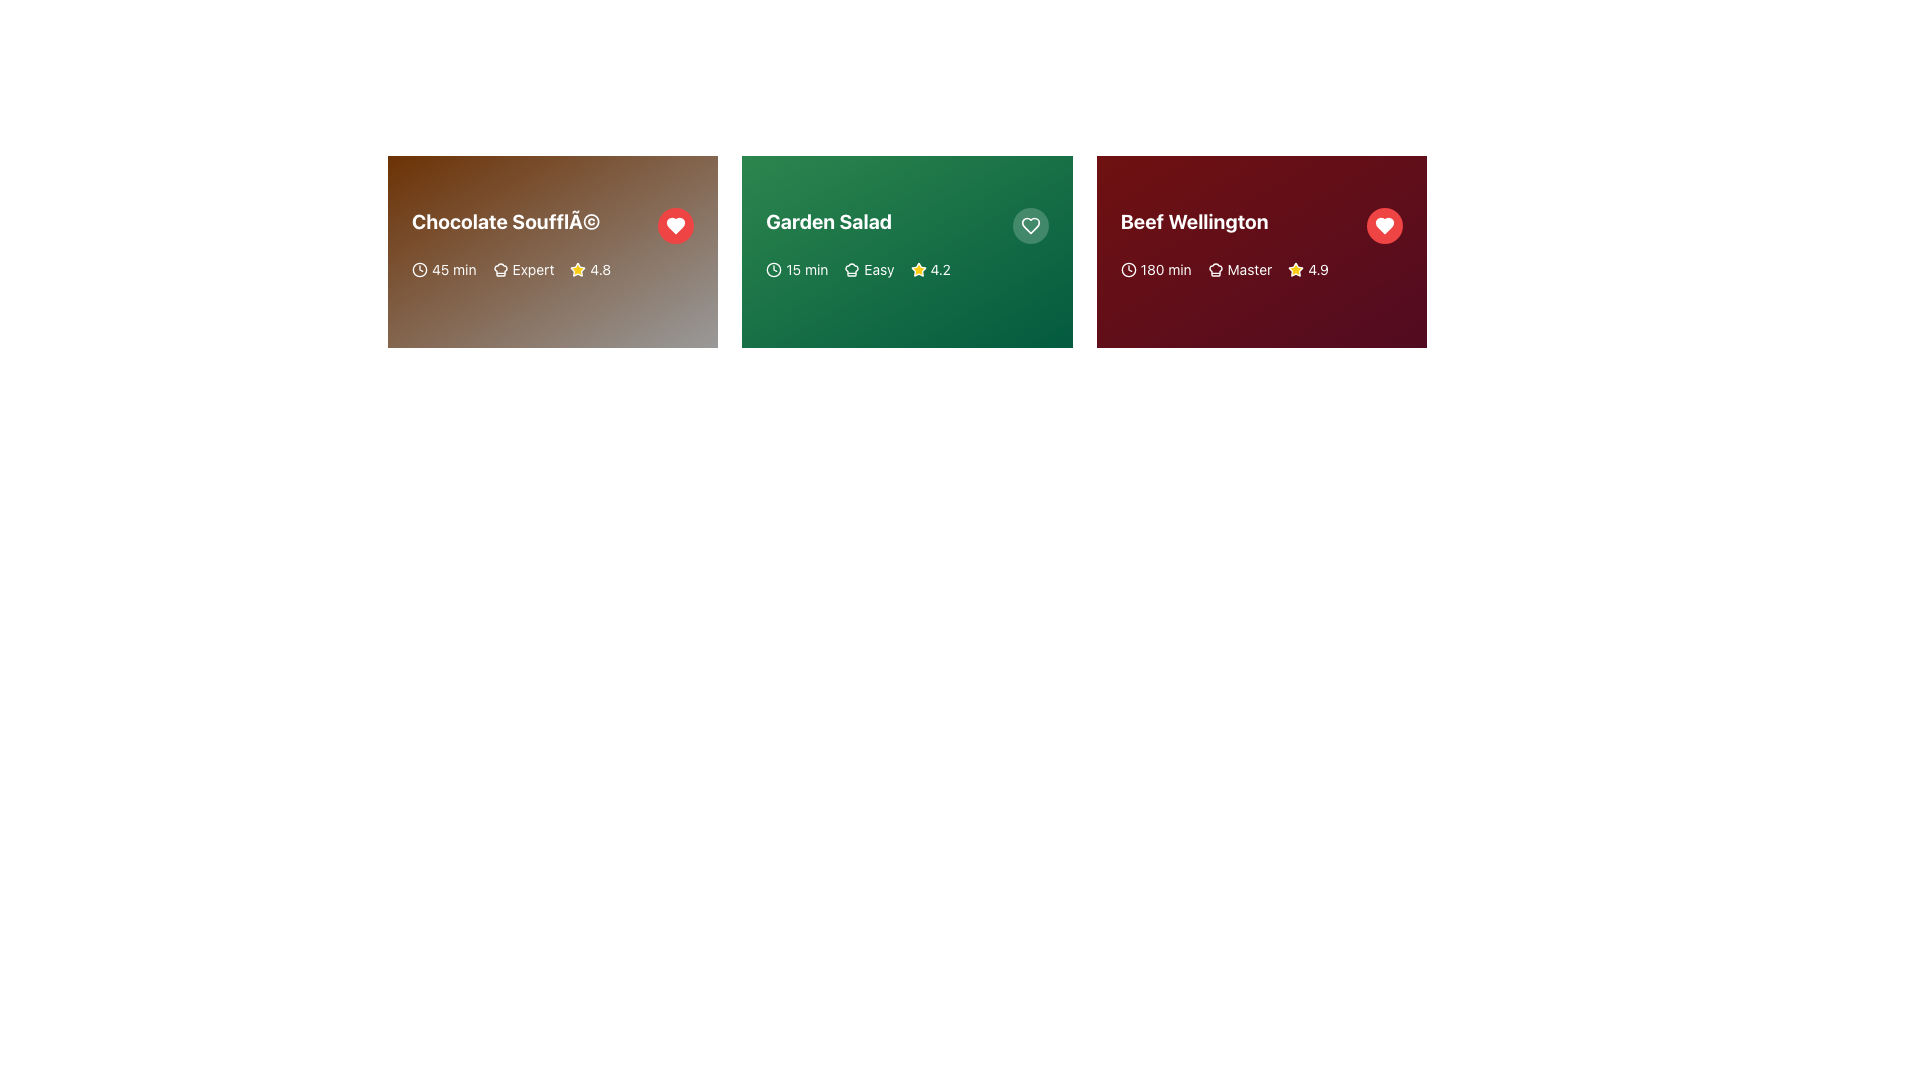 The width and height of the screenshot is (1920, 1080). I want to click on the 'Master' difficulty level label located under the '180 min' preparation time in the third card labeled 'Beef Wellington', so click(1238, 270).